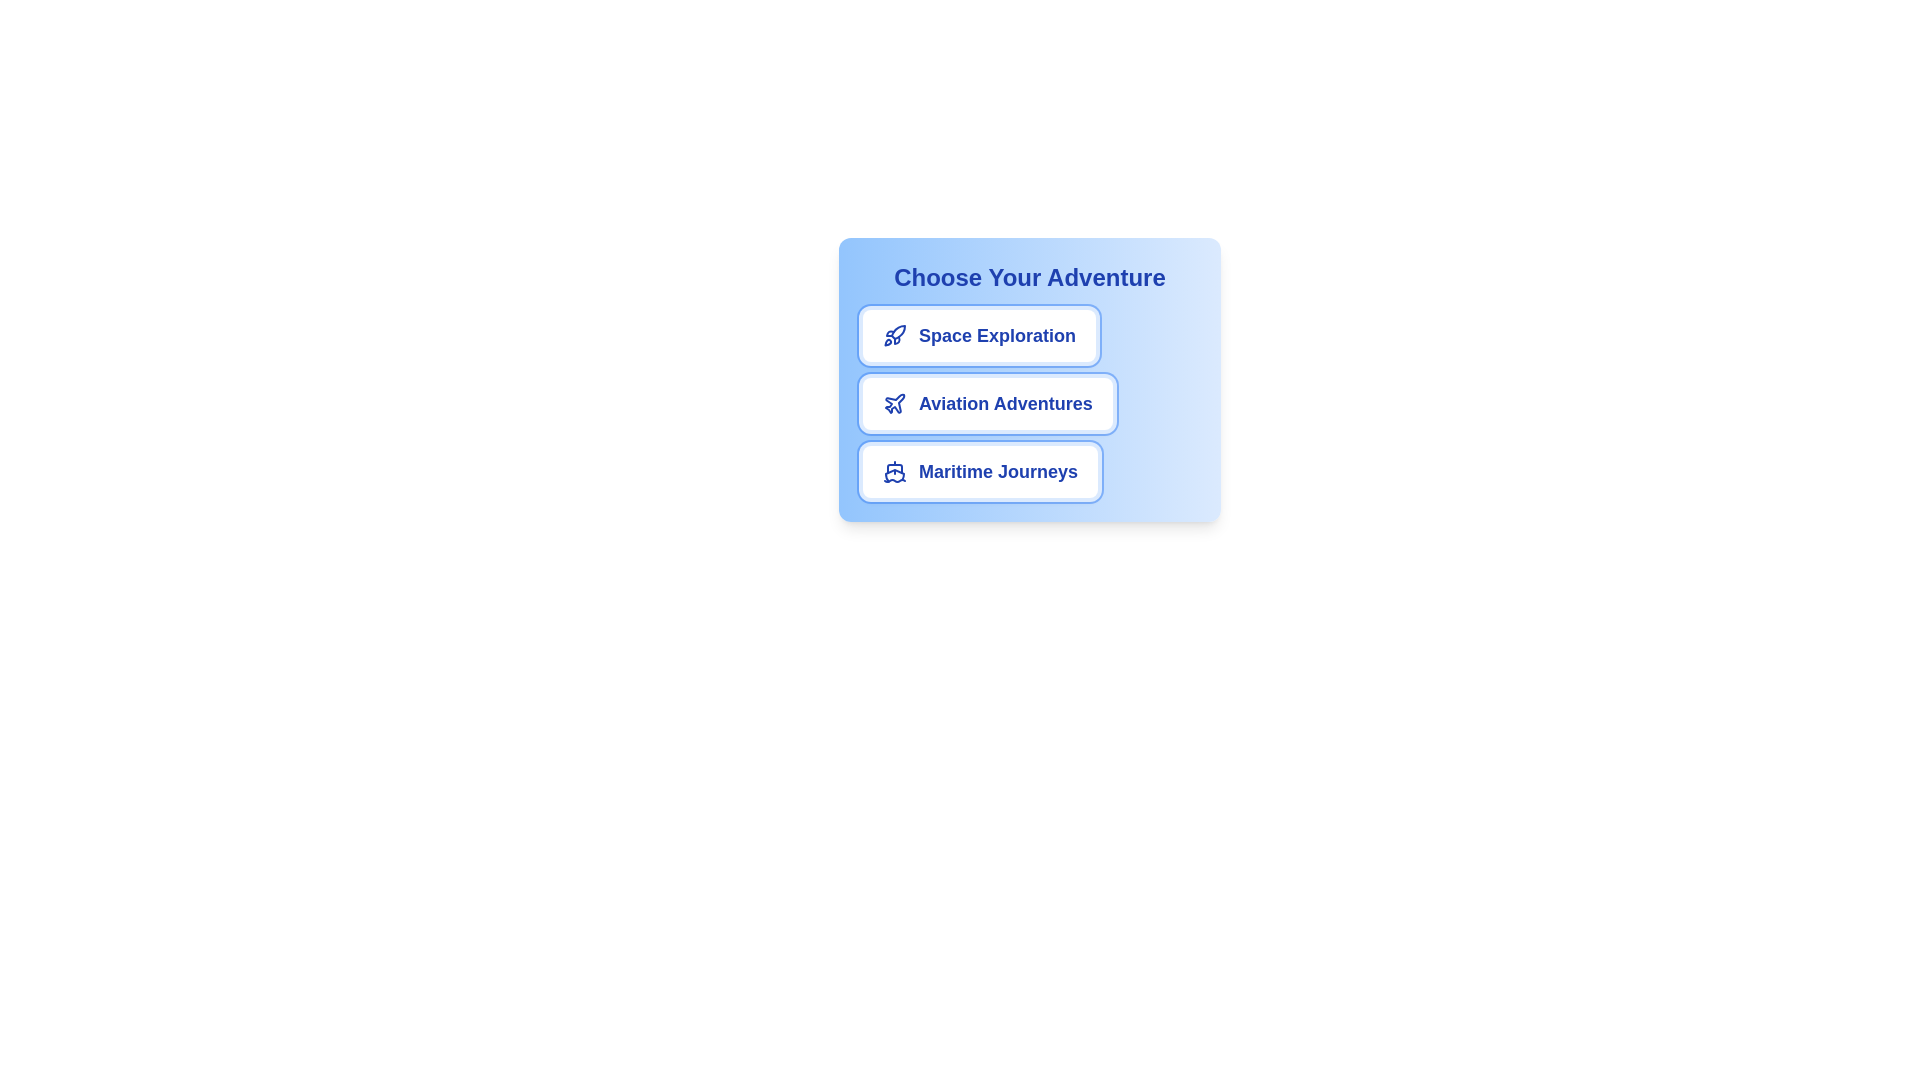 This screenshot has height=1080, width=1920. Describe the element at coordinates (893, 471) in the screenshot. I see `the icon for the chip labeled Maritime Journeys` at that location.